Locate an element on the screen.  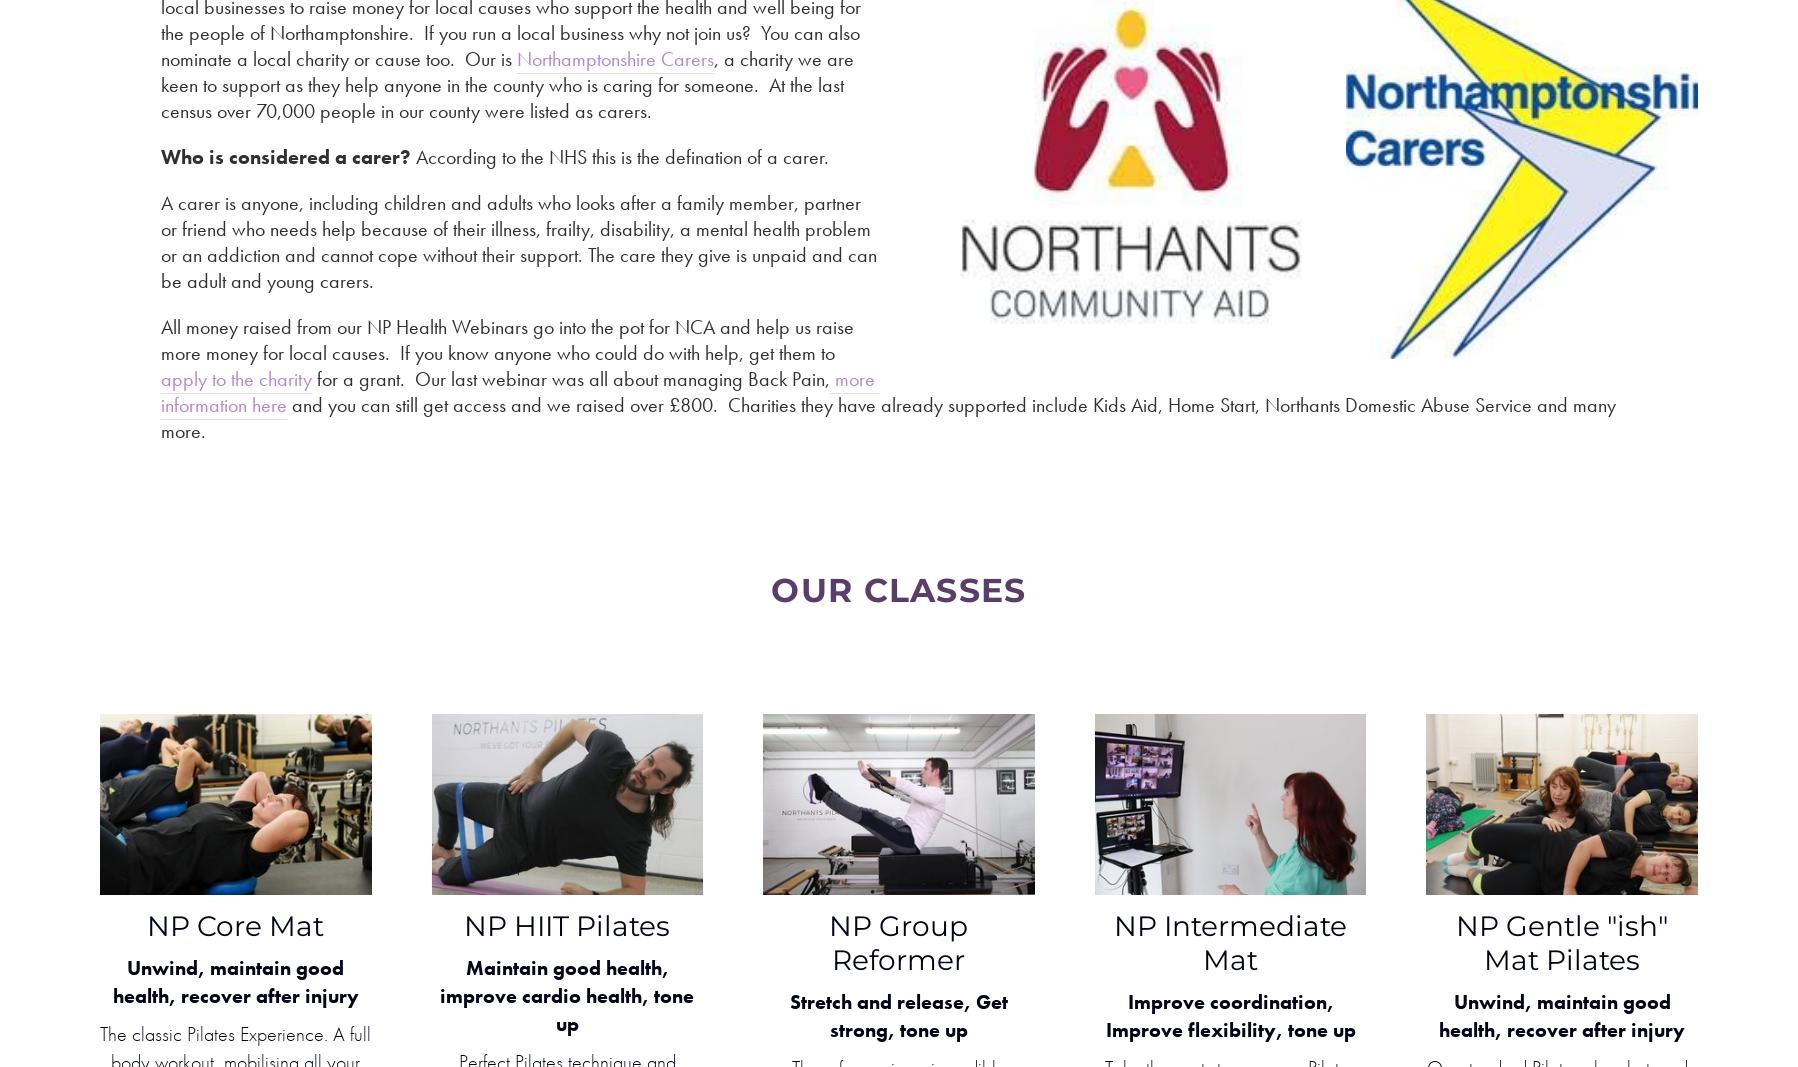
'Maintain good health, improve cardio health, tone up' is located at coordinates (567, 994).